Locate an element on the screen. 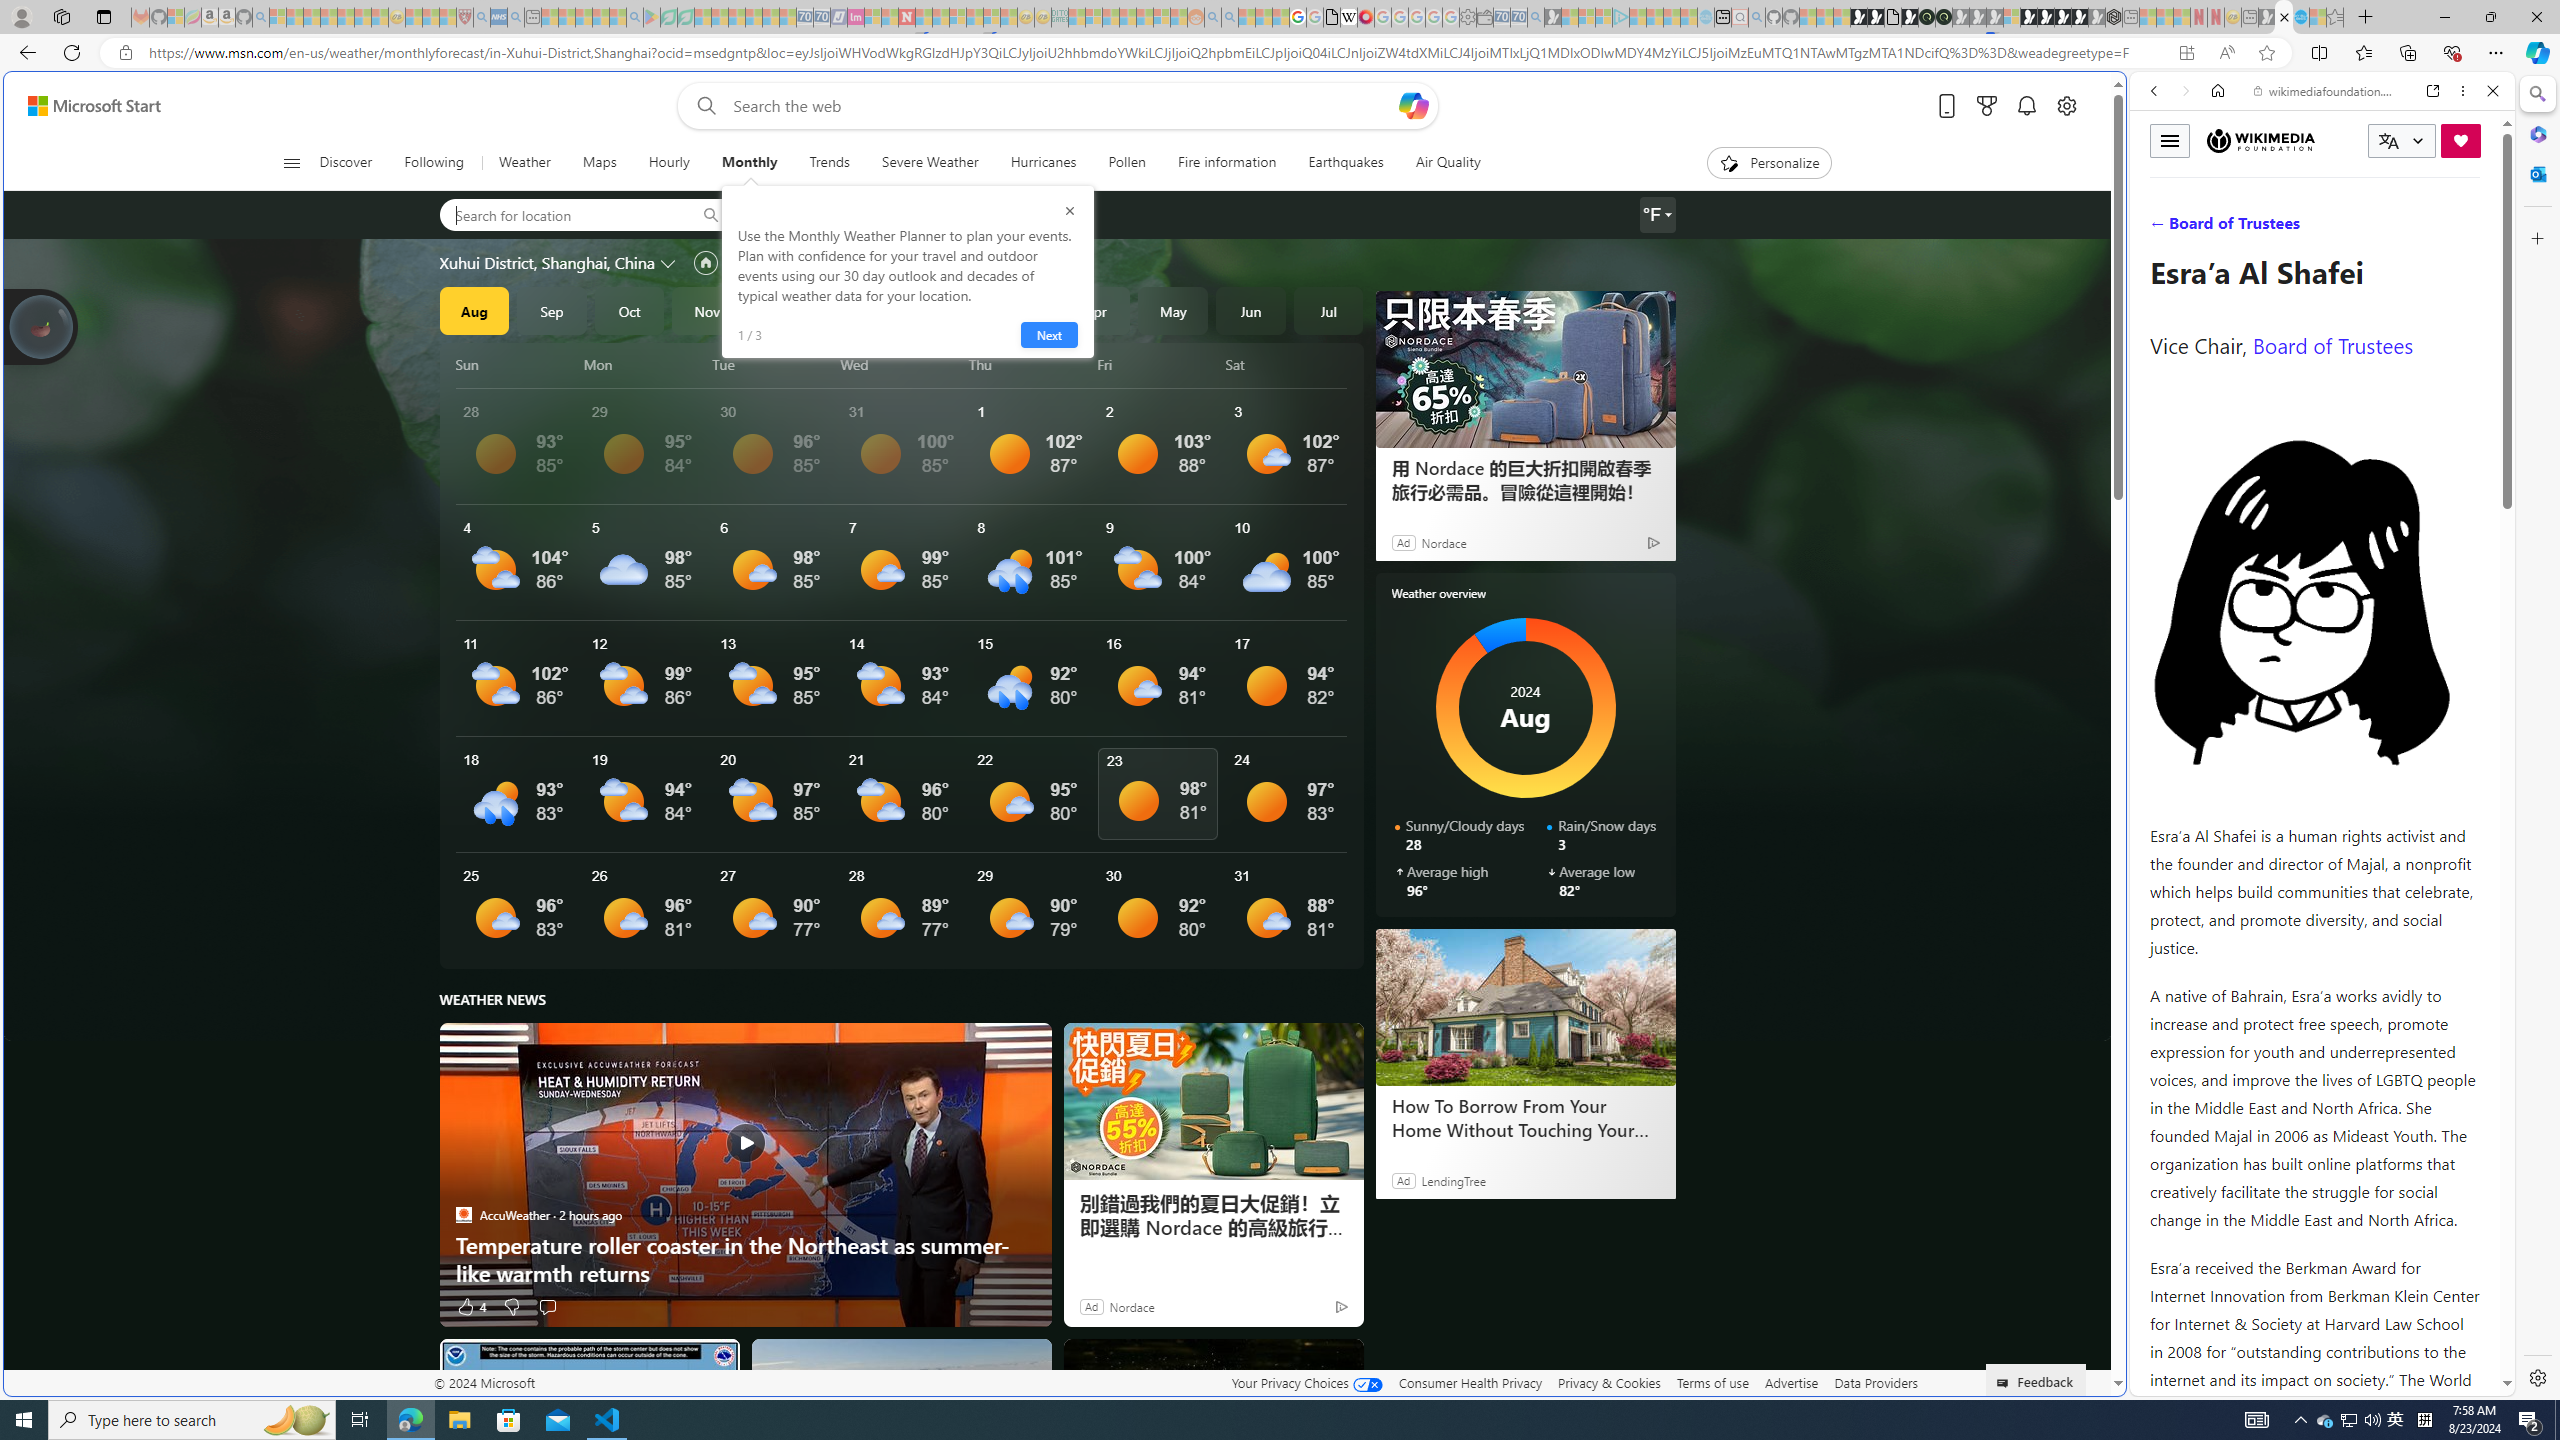 The height and width of the screenshot is (1440, 2560). 'Weather' is located at coordinates (523, 162).